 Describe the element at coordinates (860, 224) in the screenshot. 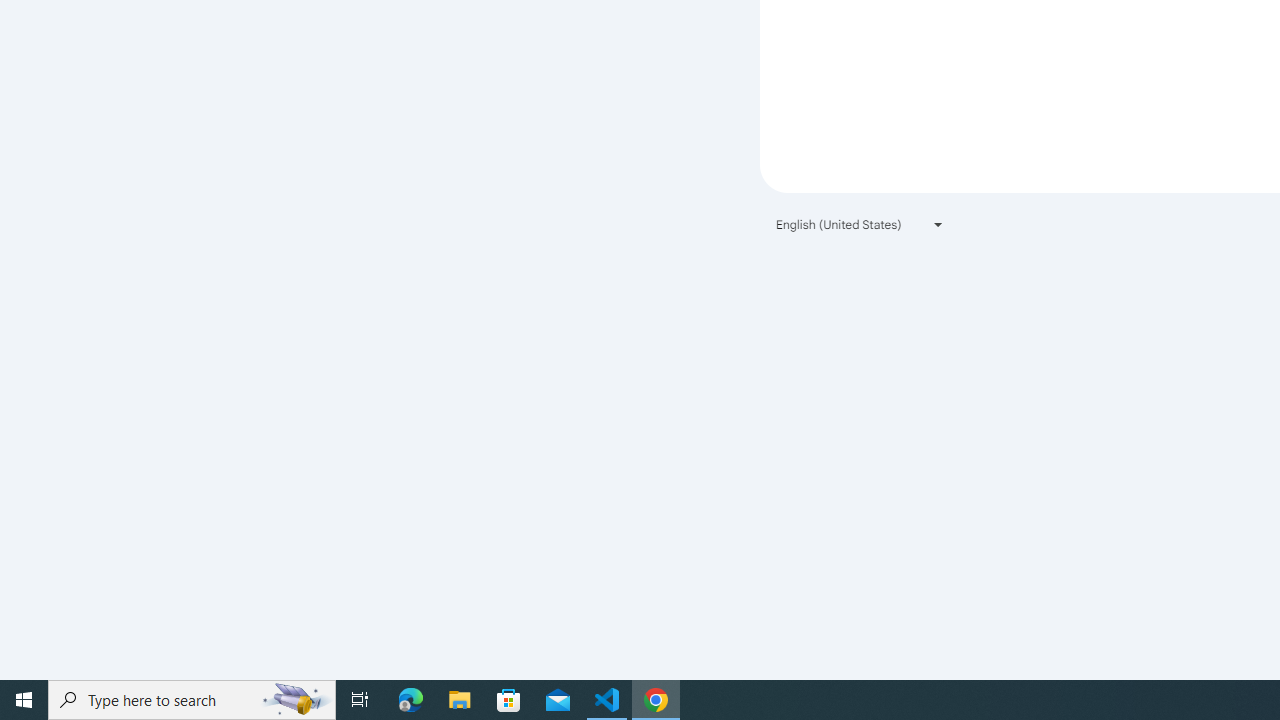

I see `'English (United States)'` at that location.